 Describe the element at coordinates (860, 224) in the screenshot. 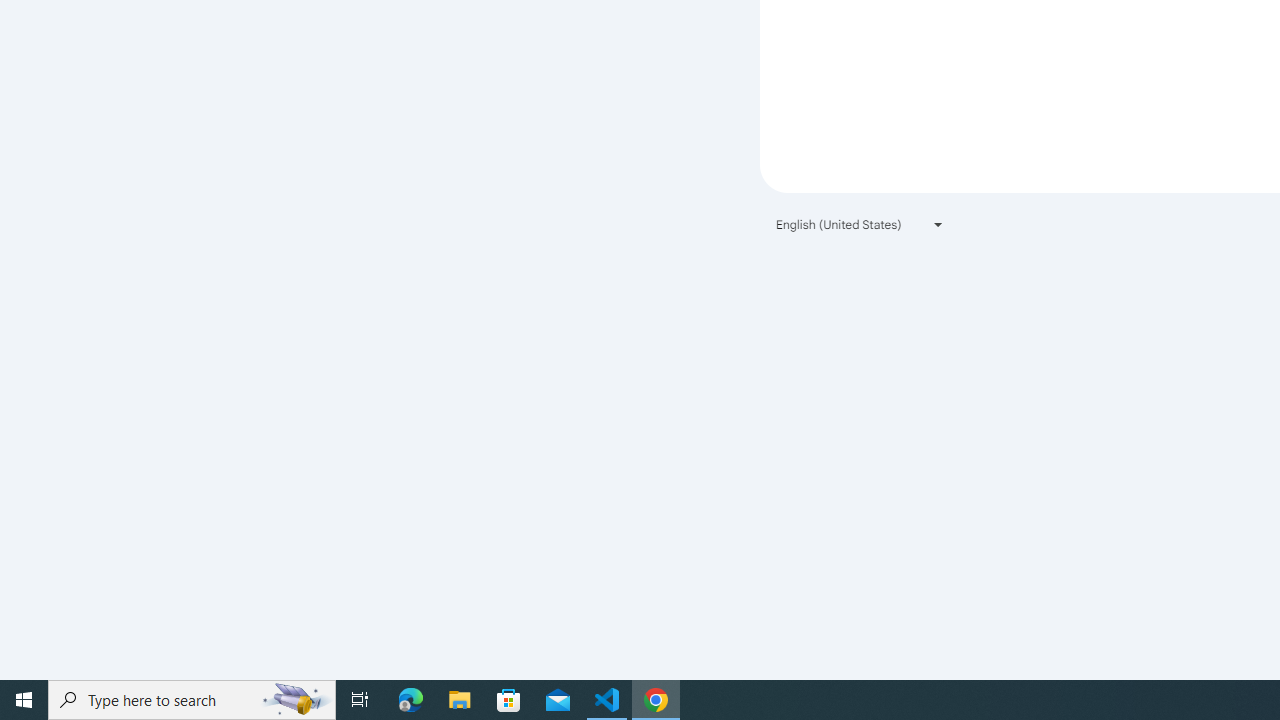

I see `'English (United States)'` at that location.